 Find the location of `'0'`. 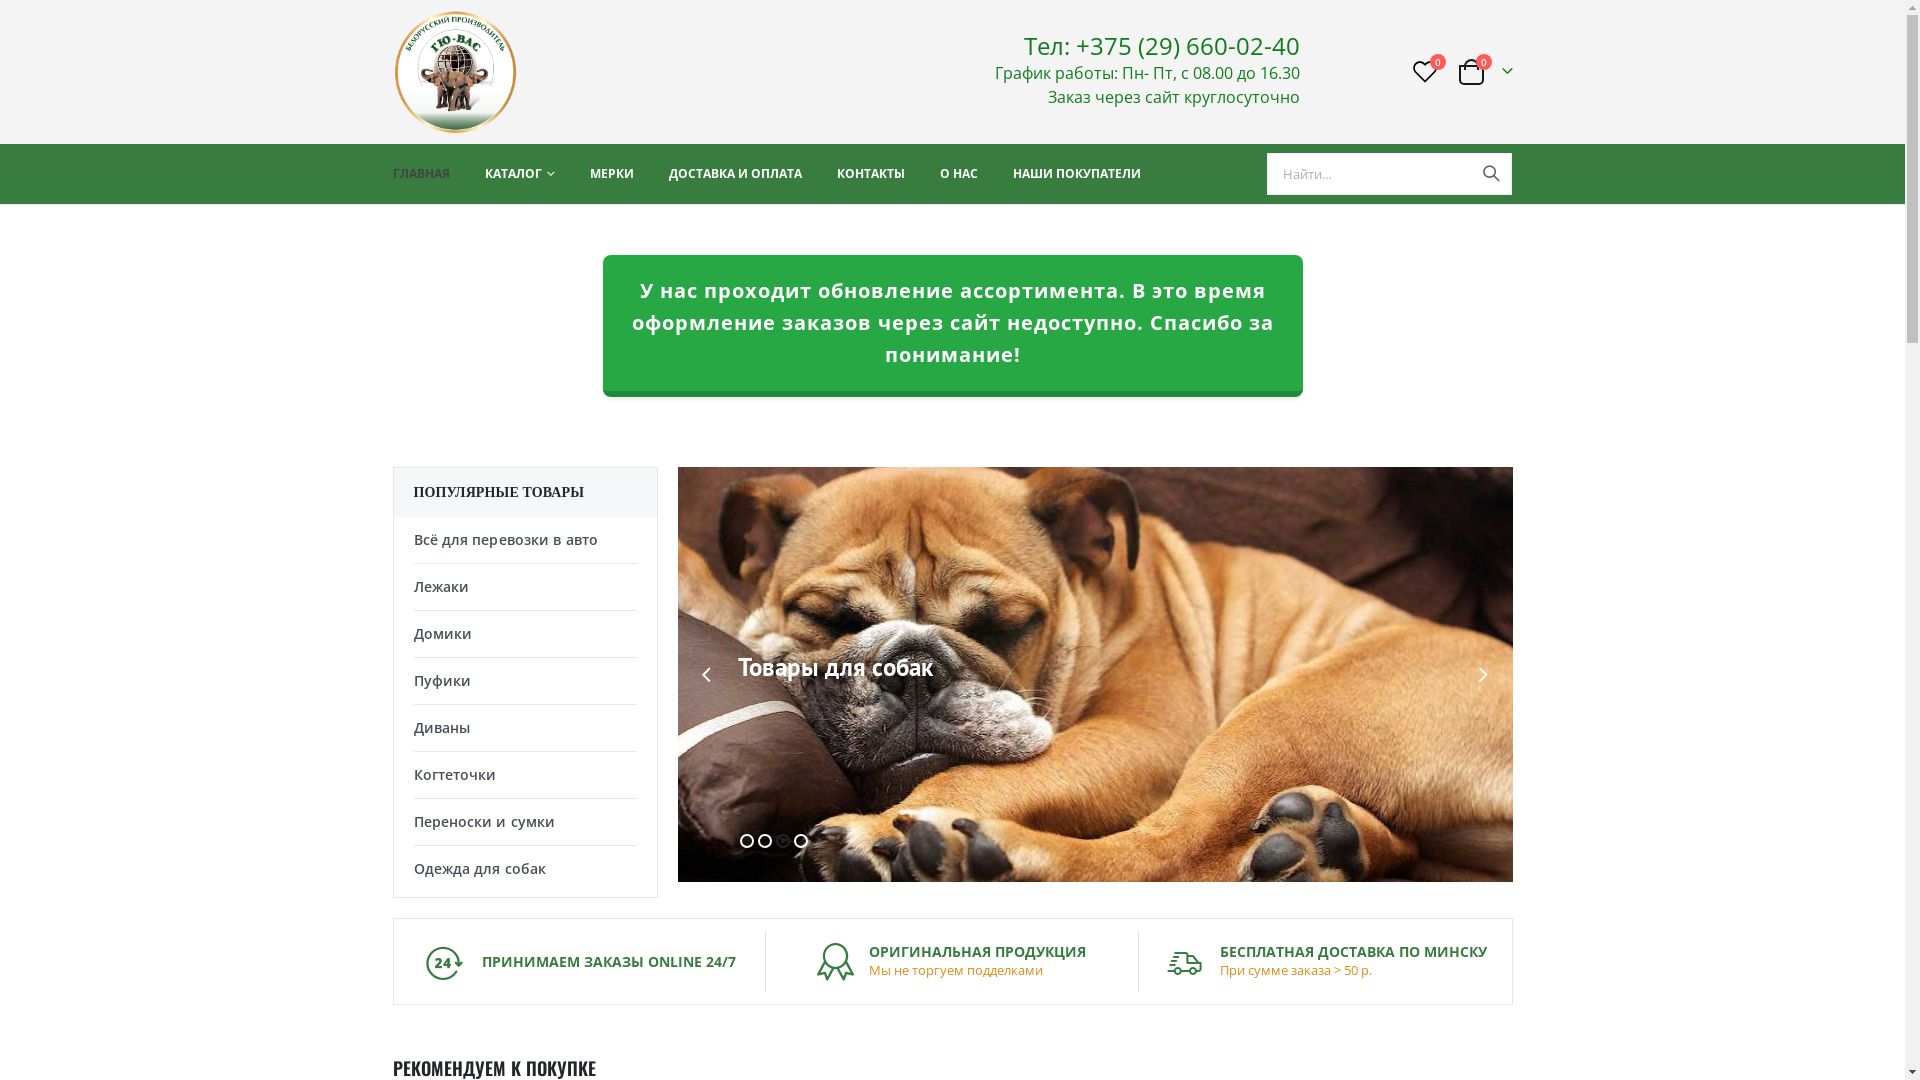

'0' is located at coordinates (1424, 70).